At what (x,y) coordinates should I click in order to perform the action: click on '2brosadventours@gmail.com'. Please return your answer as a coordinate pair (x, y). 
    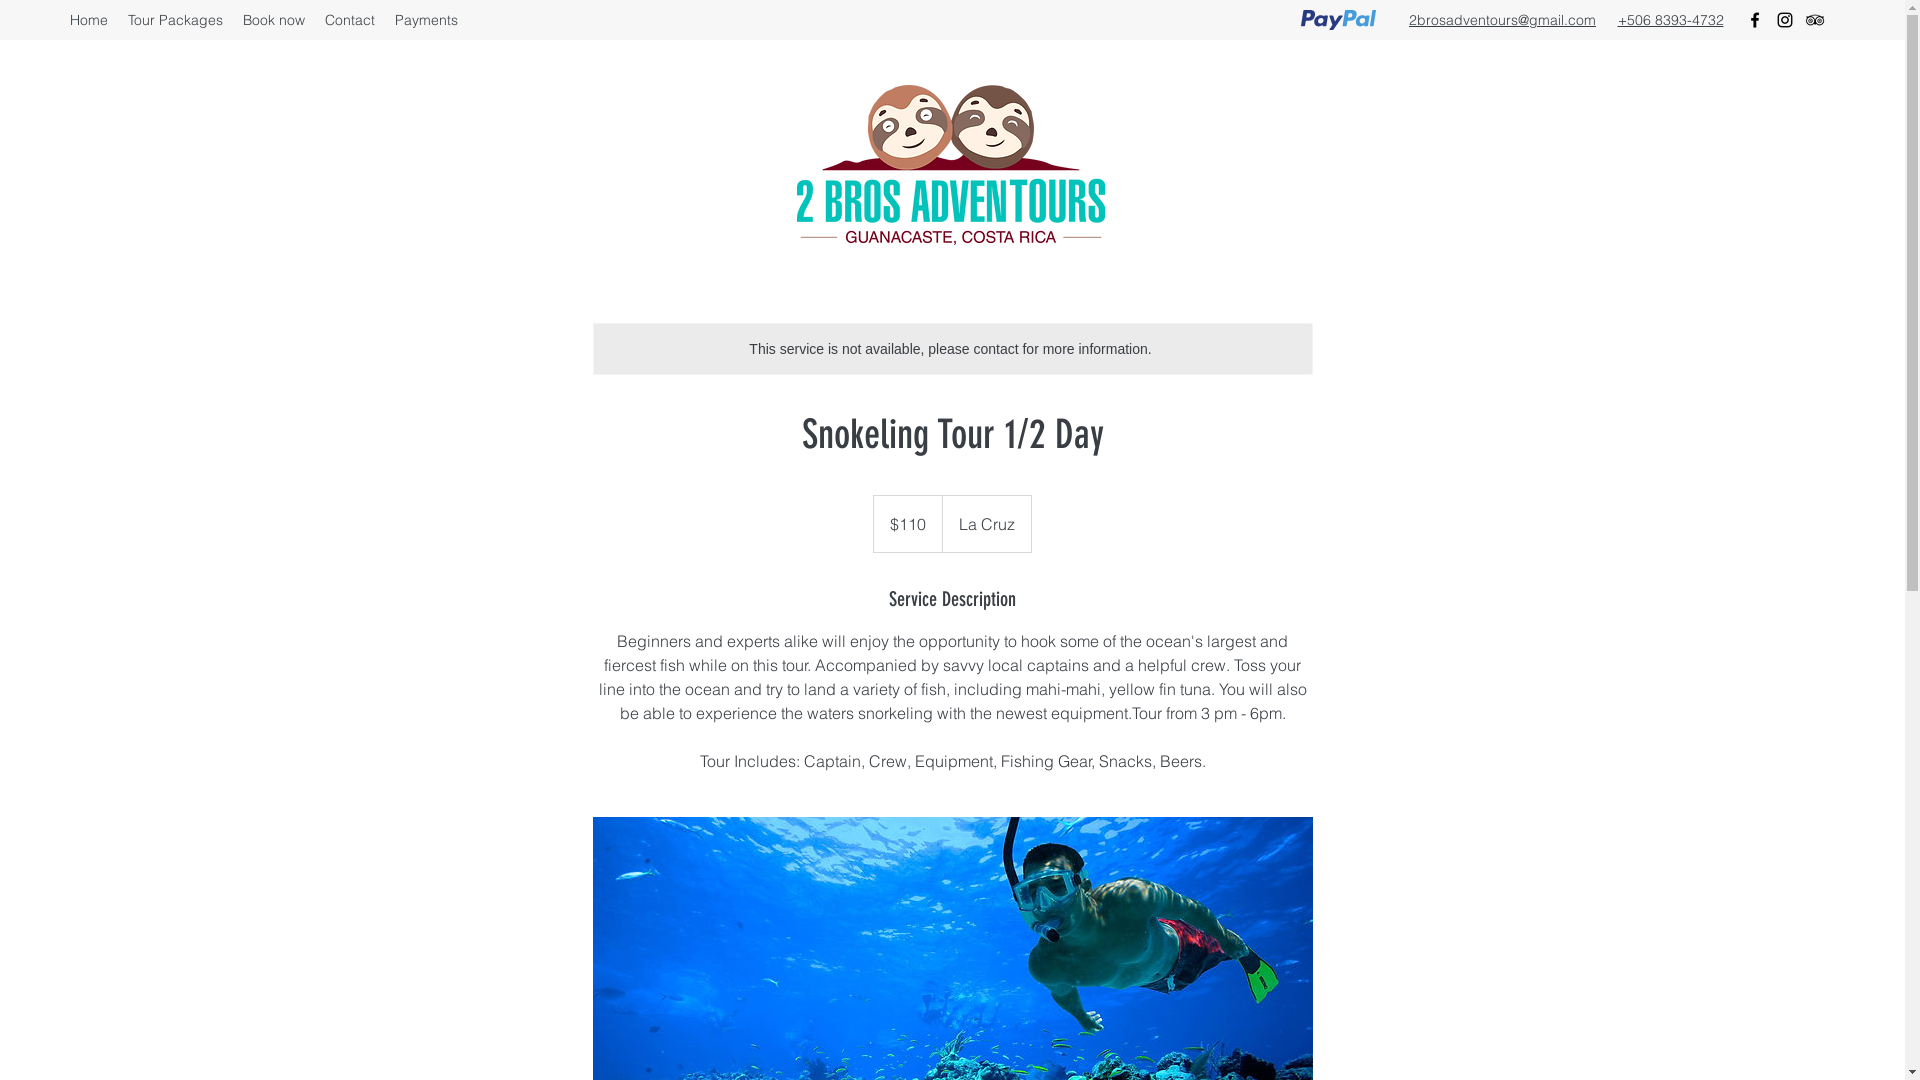
    Looking at the image, I should click on (1502, 19).